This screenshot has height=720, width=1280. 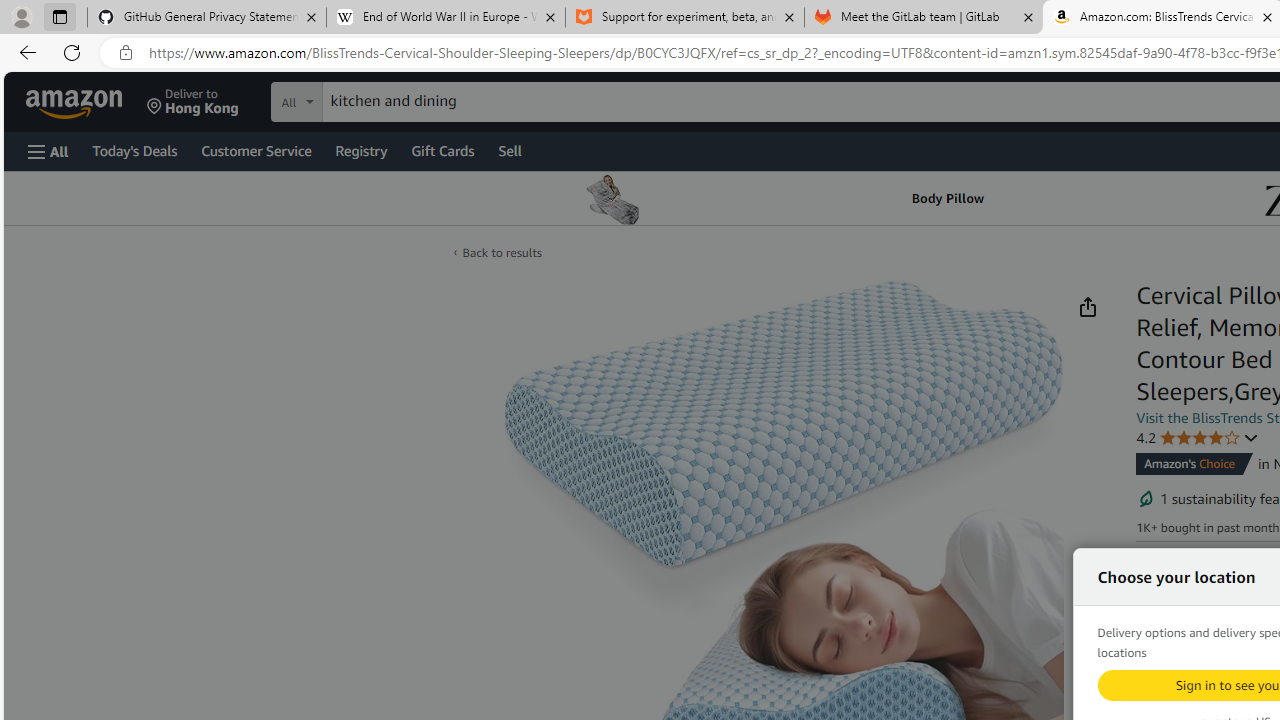 I want to click on '4.2 4.2 out of 5 stars', so click(x=1198, y=436).